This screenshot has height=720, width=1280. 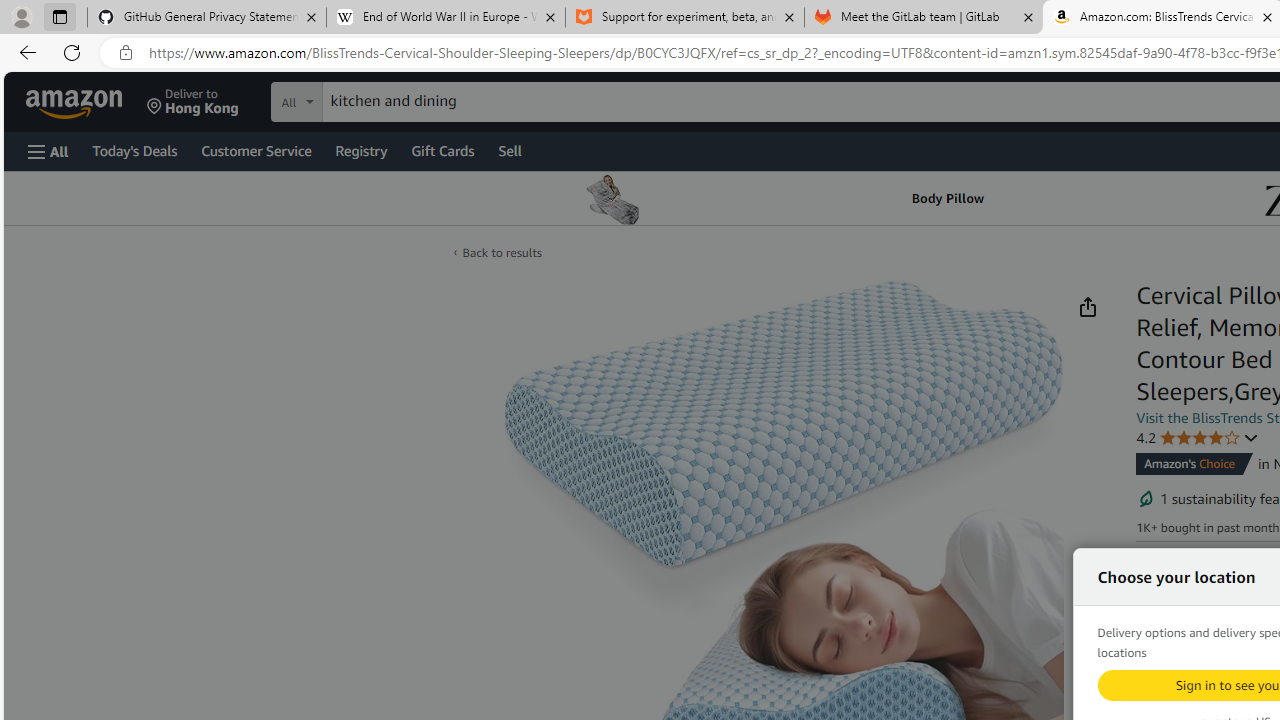 I want to click on '4.2 4.2 out of 5 stars', so click(x=1198, y=436).